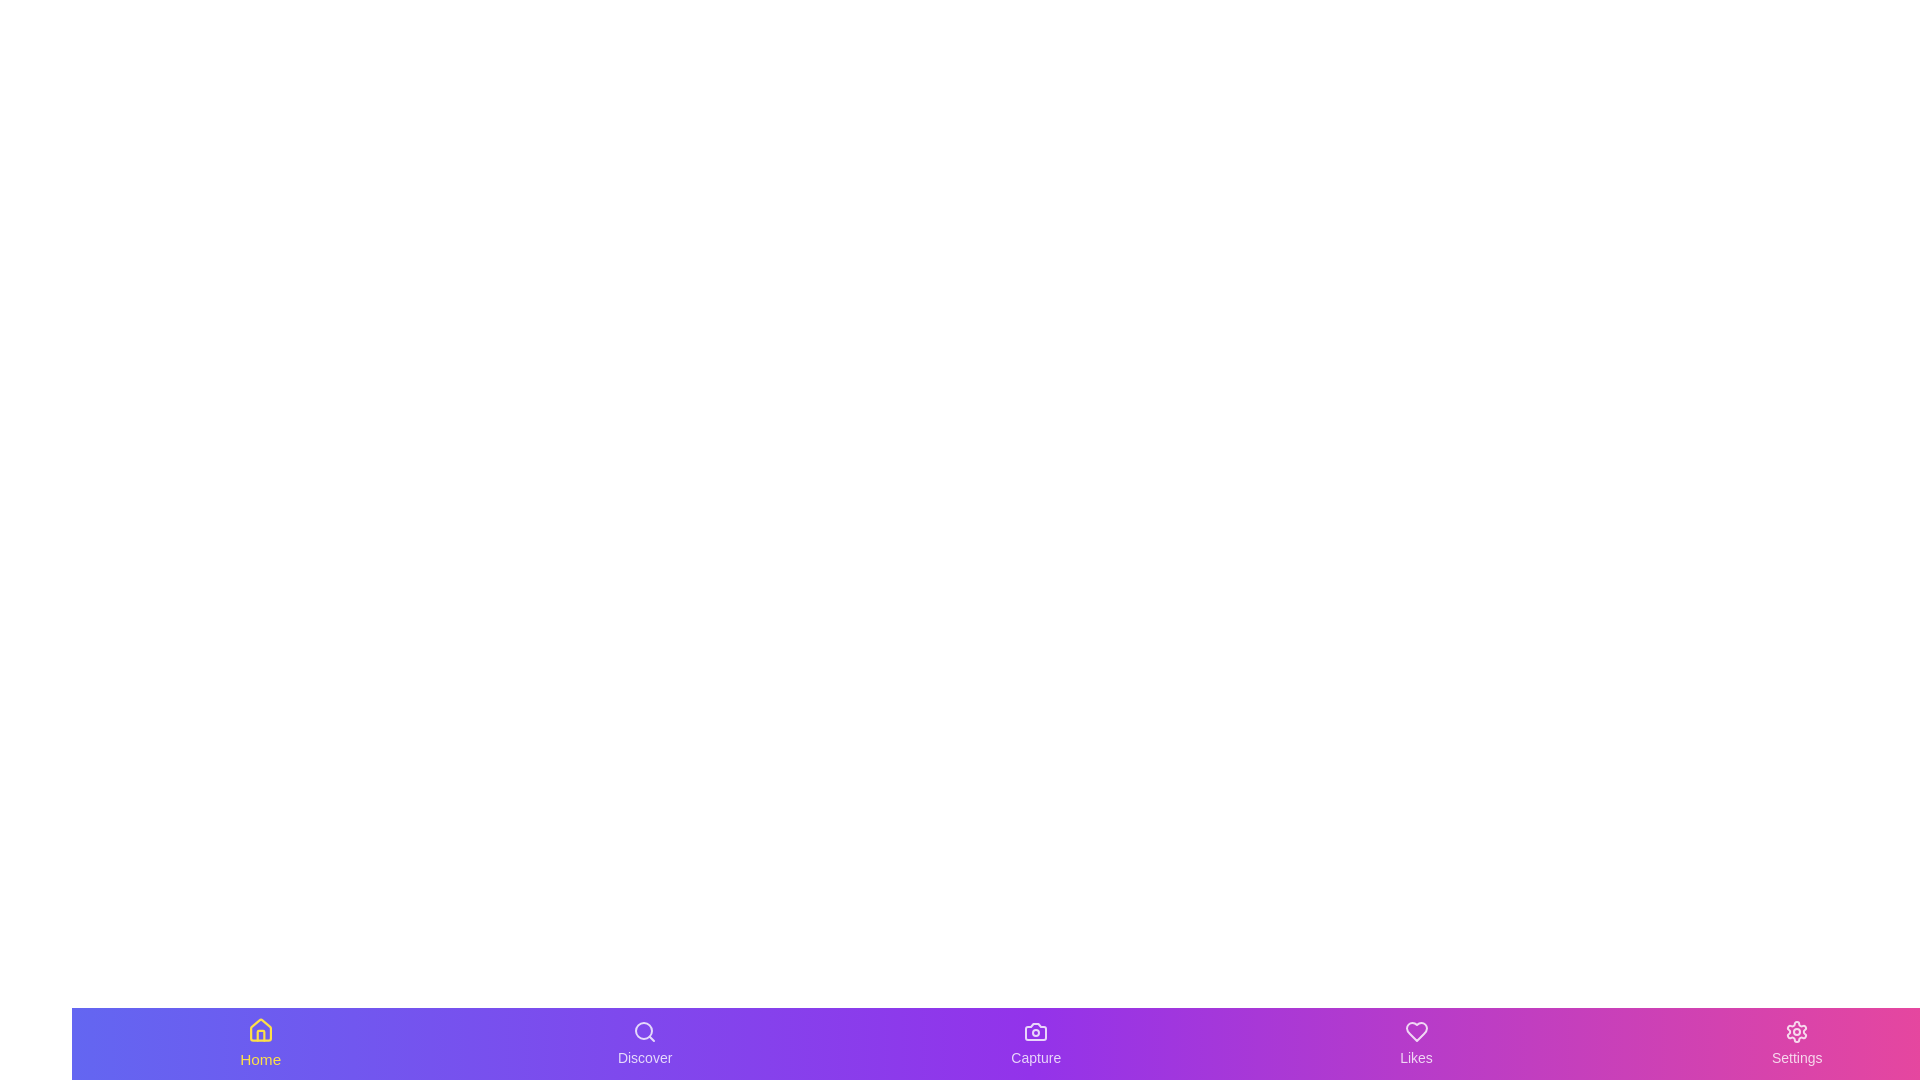  Describe the element at coordinates (1036, 1043) in the screenshot. I see `the tab labeled Capture` at that location.